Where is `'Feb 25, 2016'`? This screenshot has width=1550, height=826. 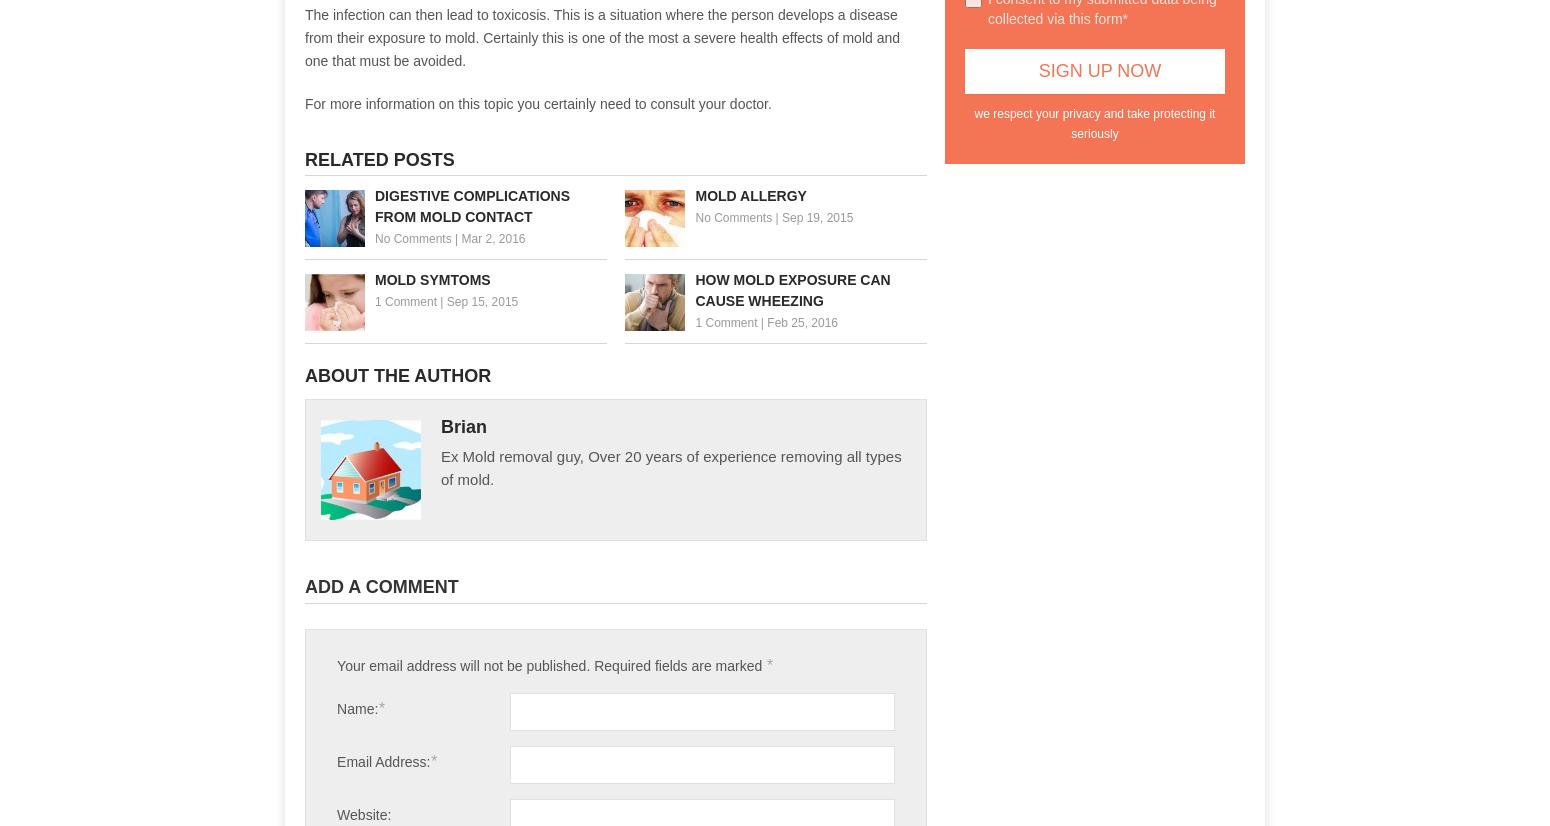 'Feb 25, 2016' is located at coordinates (801, 321).